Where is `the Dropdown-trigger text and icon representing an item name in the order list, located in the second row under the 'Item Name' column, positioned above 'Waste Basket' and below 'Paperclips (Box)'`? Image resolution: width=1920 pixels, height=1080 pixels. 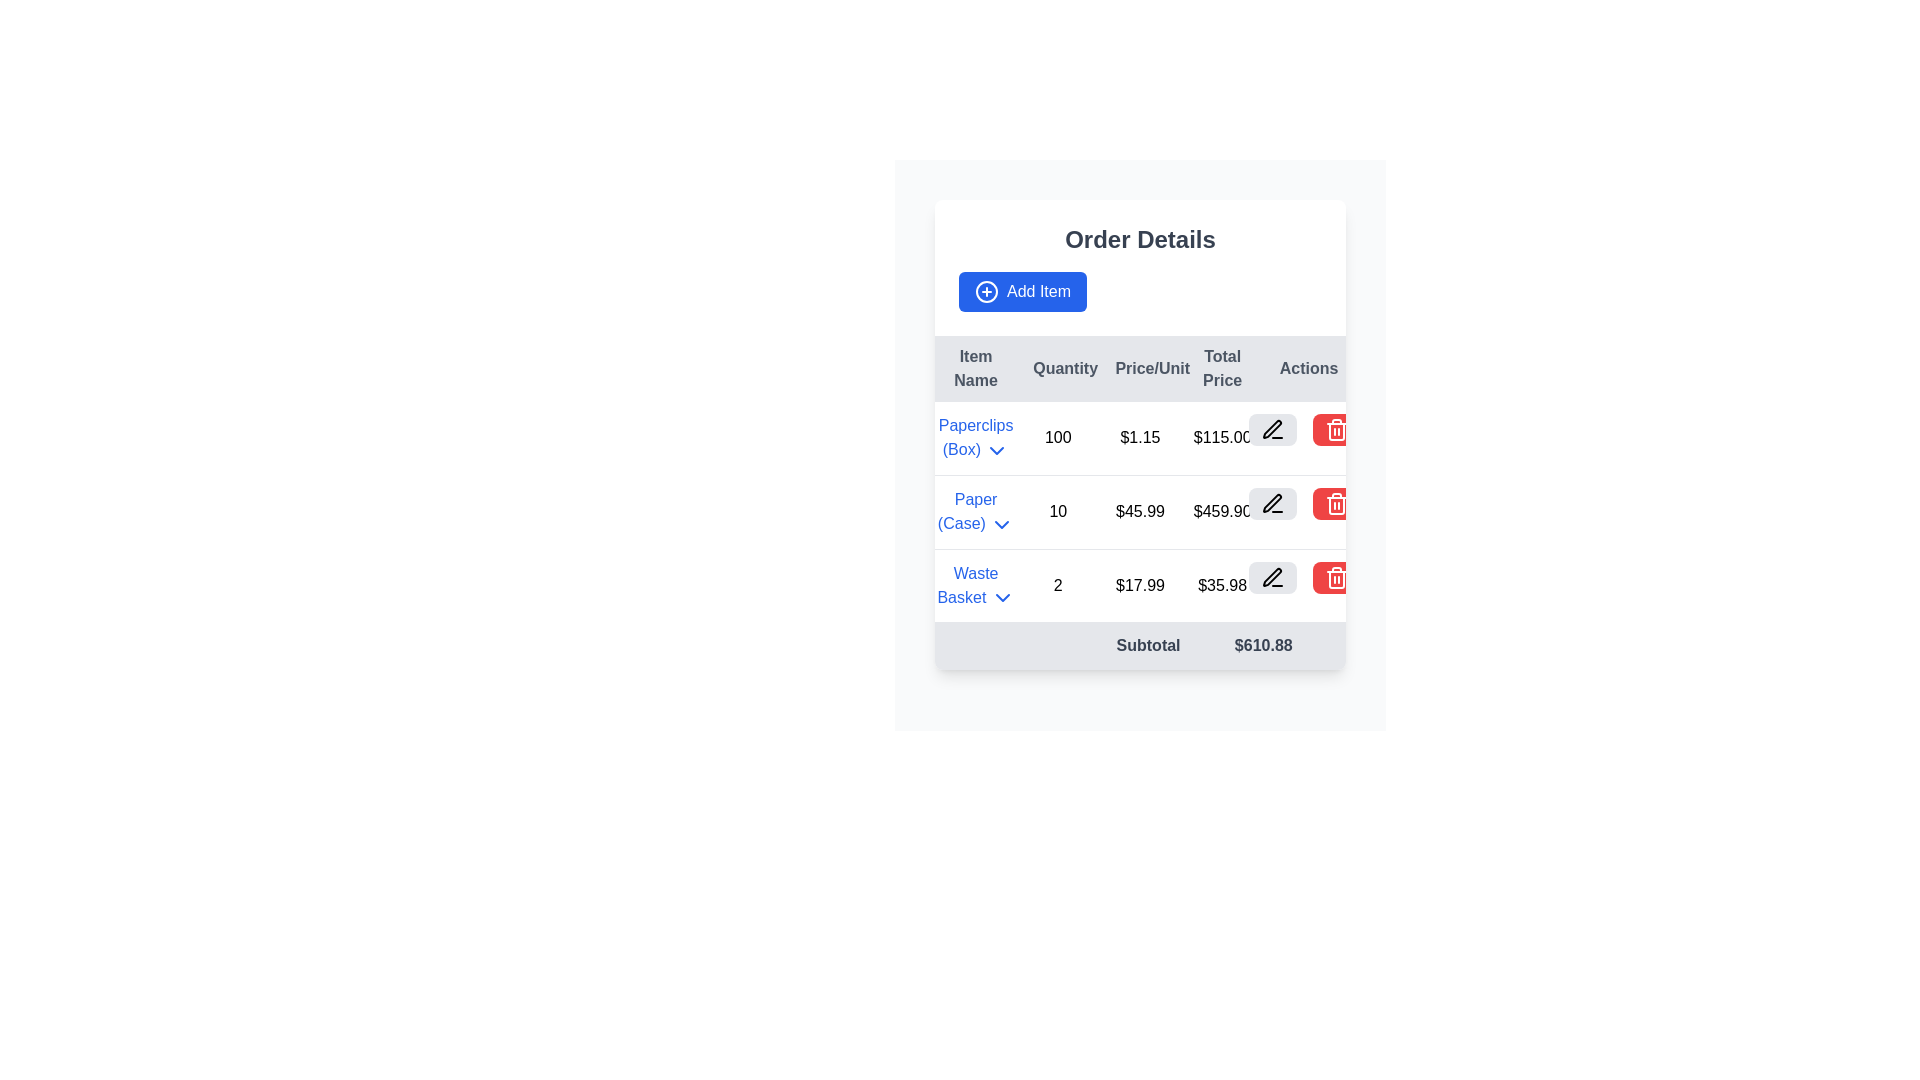
the Dropdown-trigger text and icon representing an item name in the order list, located in the second row under the 'Item Name' column, positioned above 'Waste Basket' and below 'Paperclips (Box)' is located at coordinates (976, 511).